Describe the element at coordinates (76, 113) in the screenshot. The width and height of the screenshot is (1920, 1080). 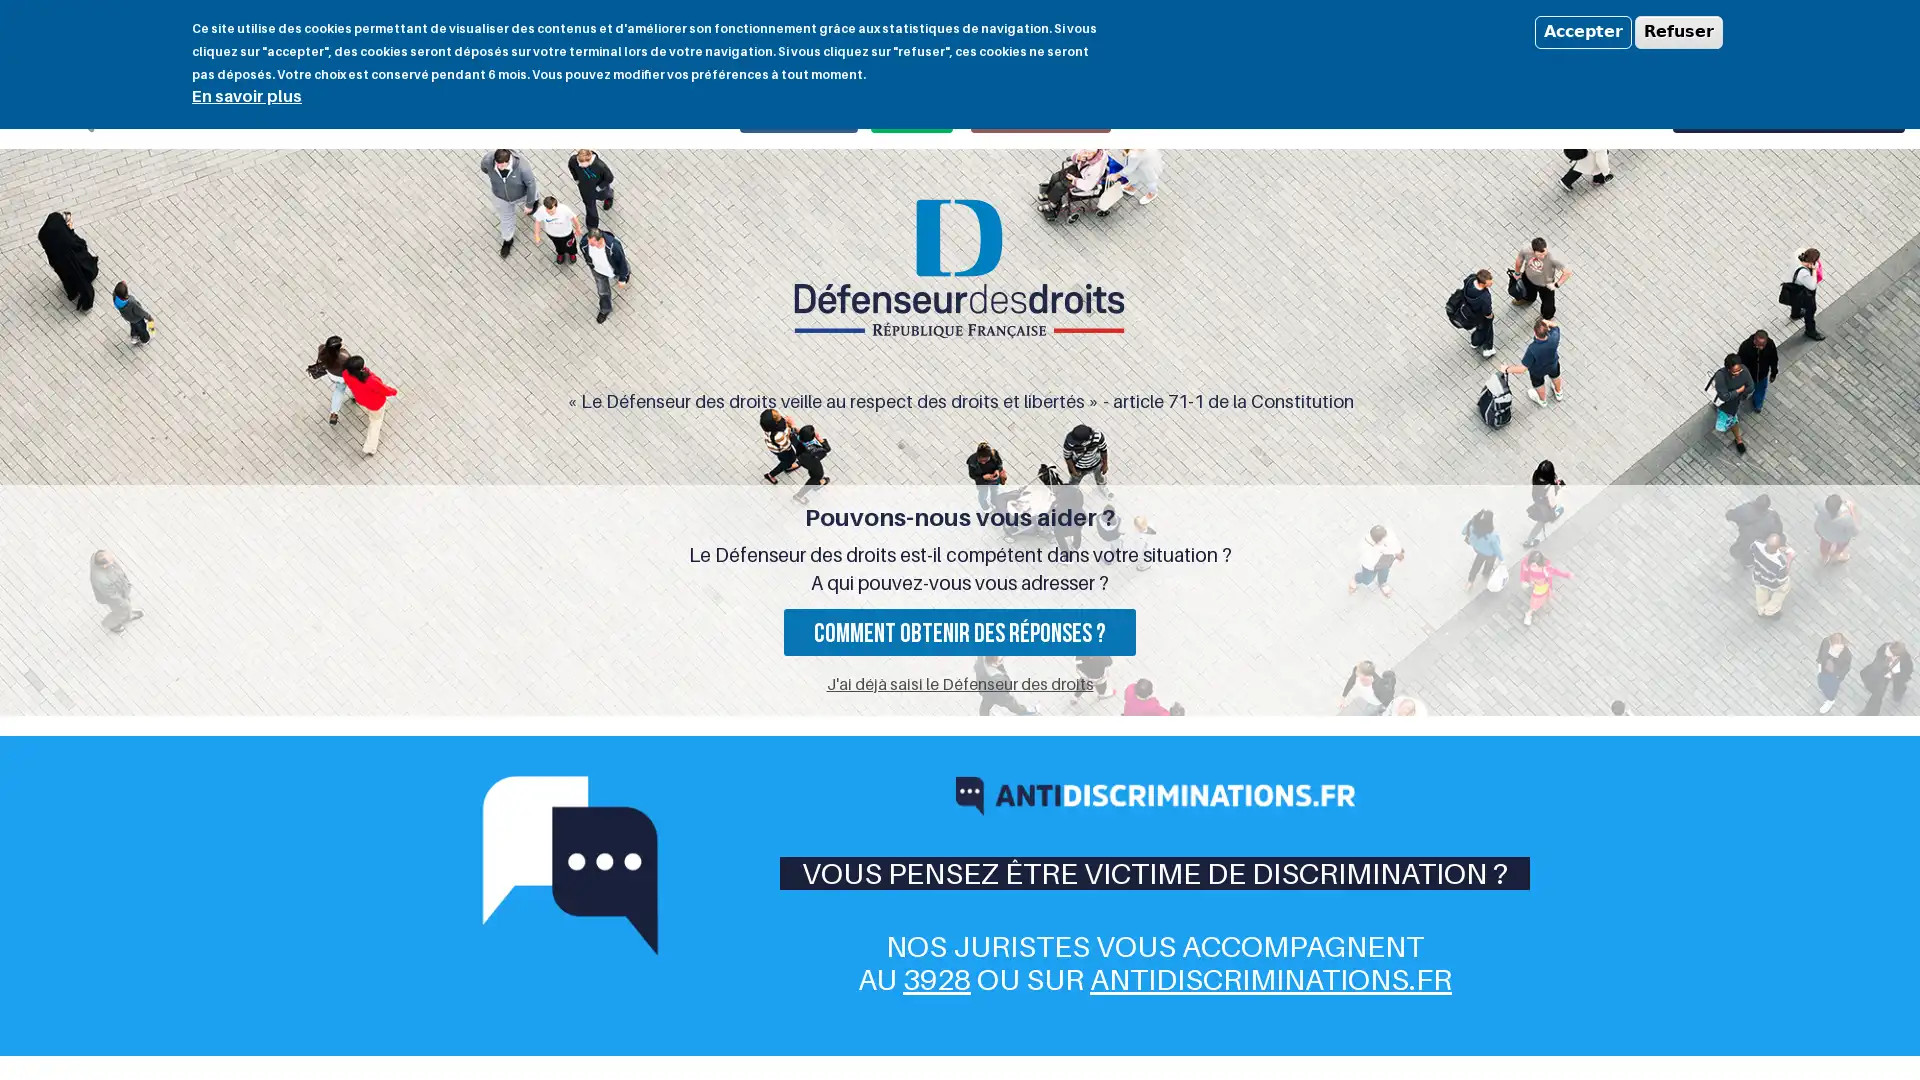
I see `Afficher le formulaire de recherche` at that location.